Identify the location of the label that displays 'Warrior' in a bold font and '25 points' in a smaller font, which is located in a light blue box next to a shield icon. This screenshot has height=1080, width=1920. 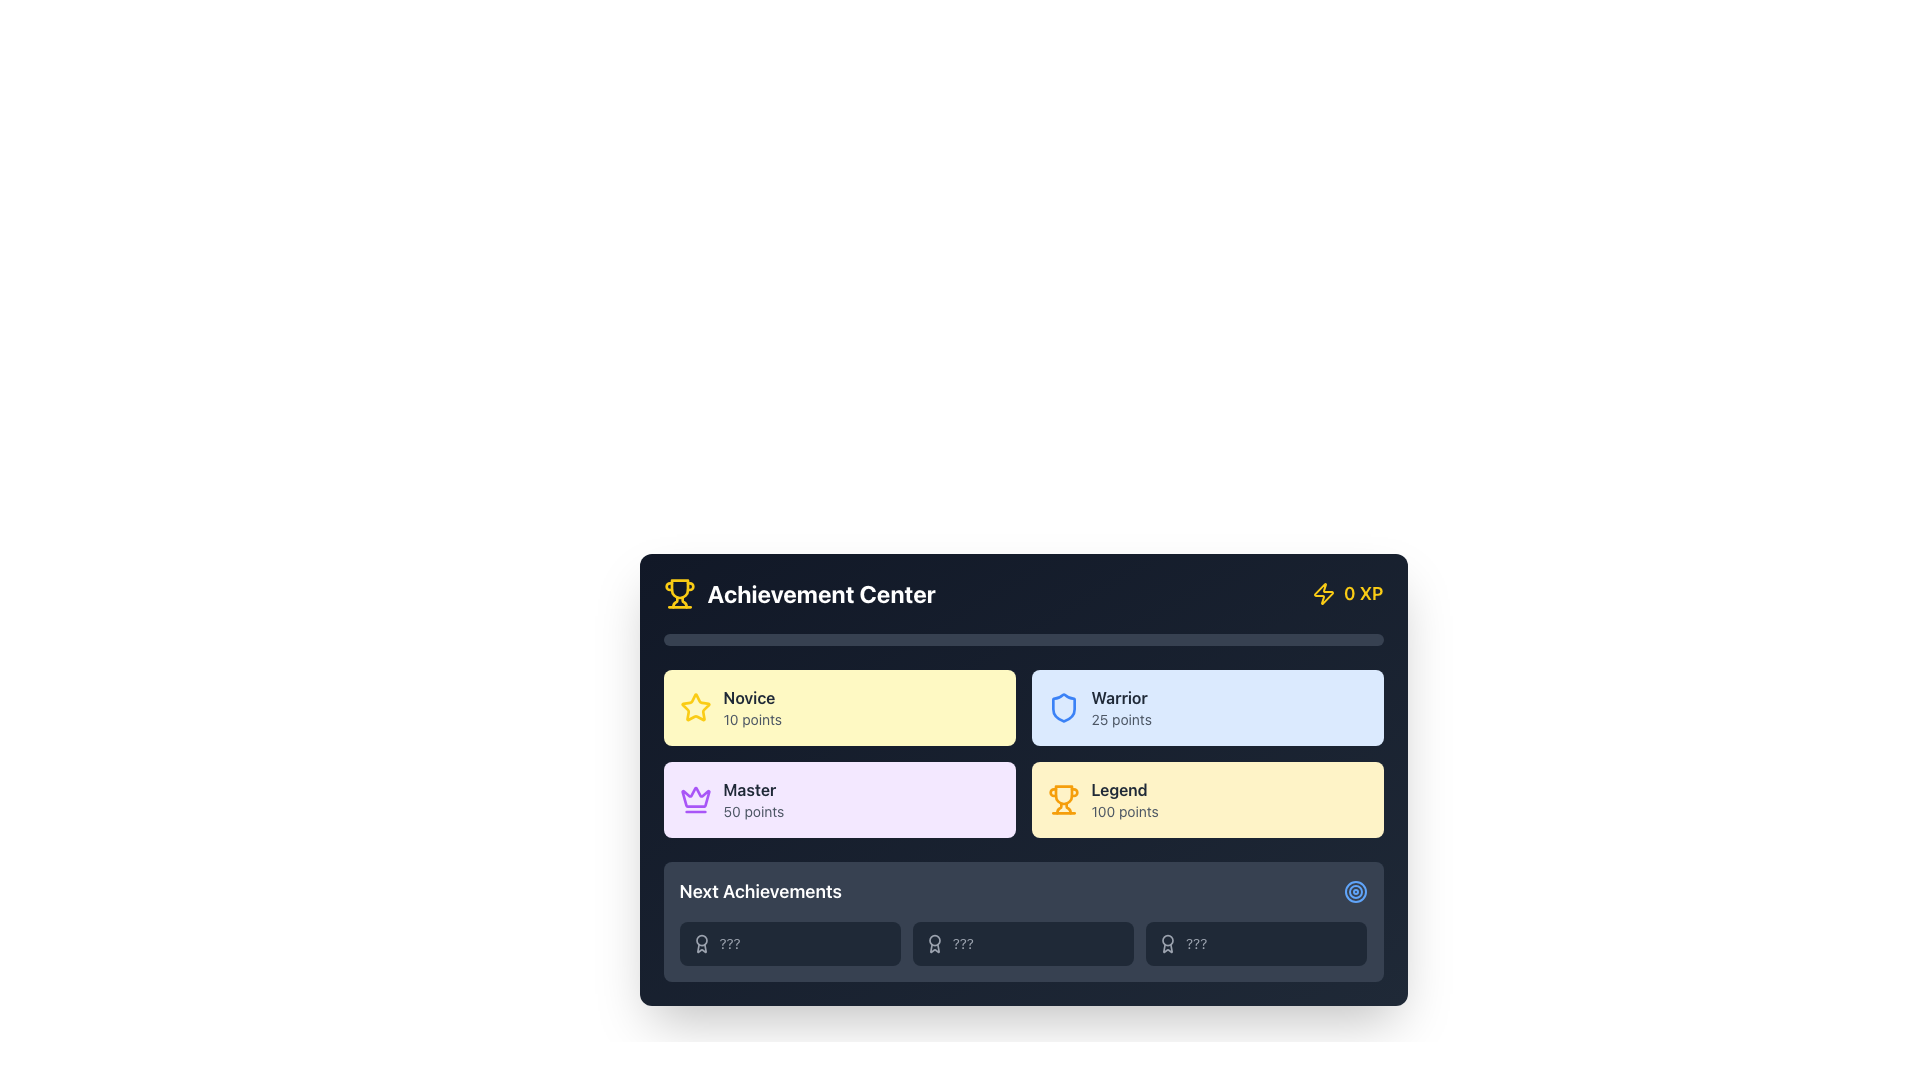
(1121, 707).